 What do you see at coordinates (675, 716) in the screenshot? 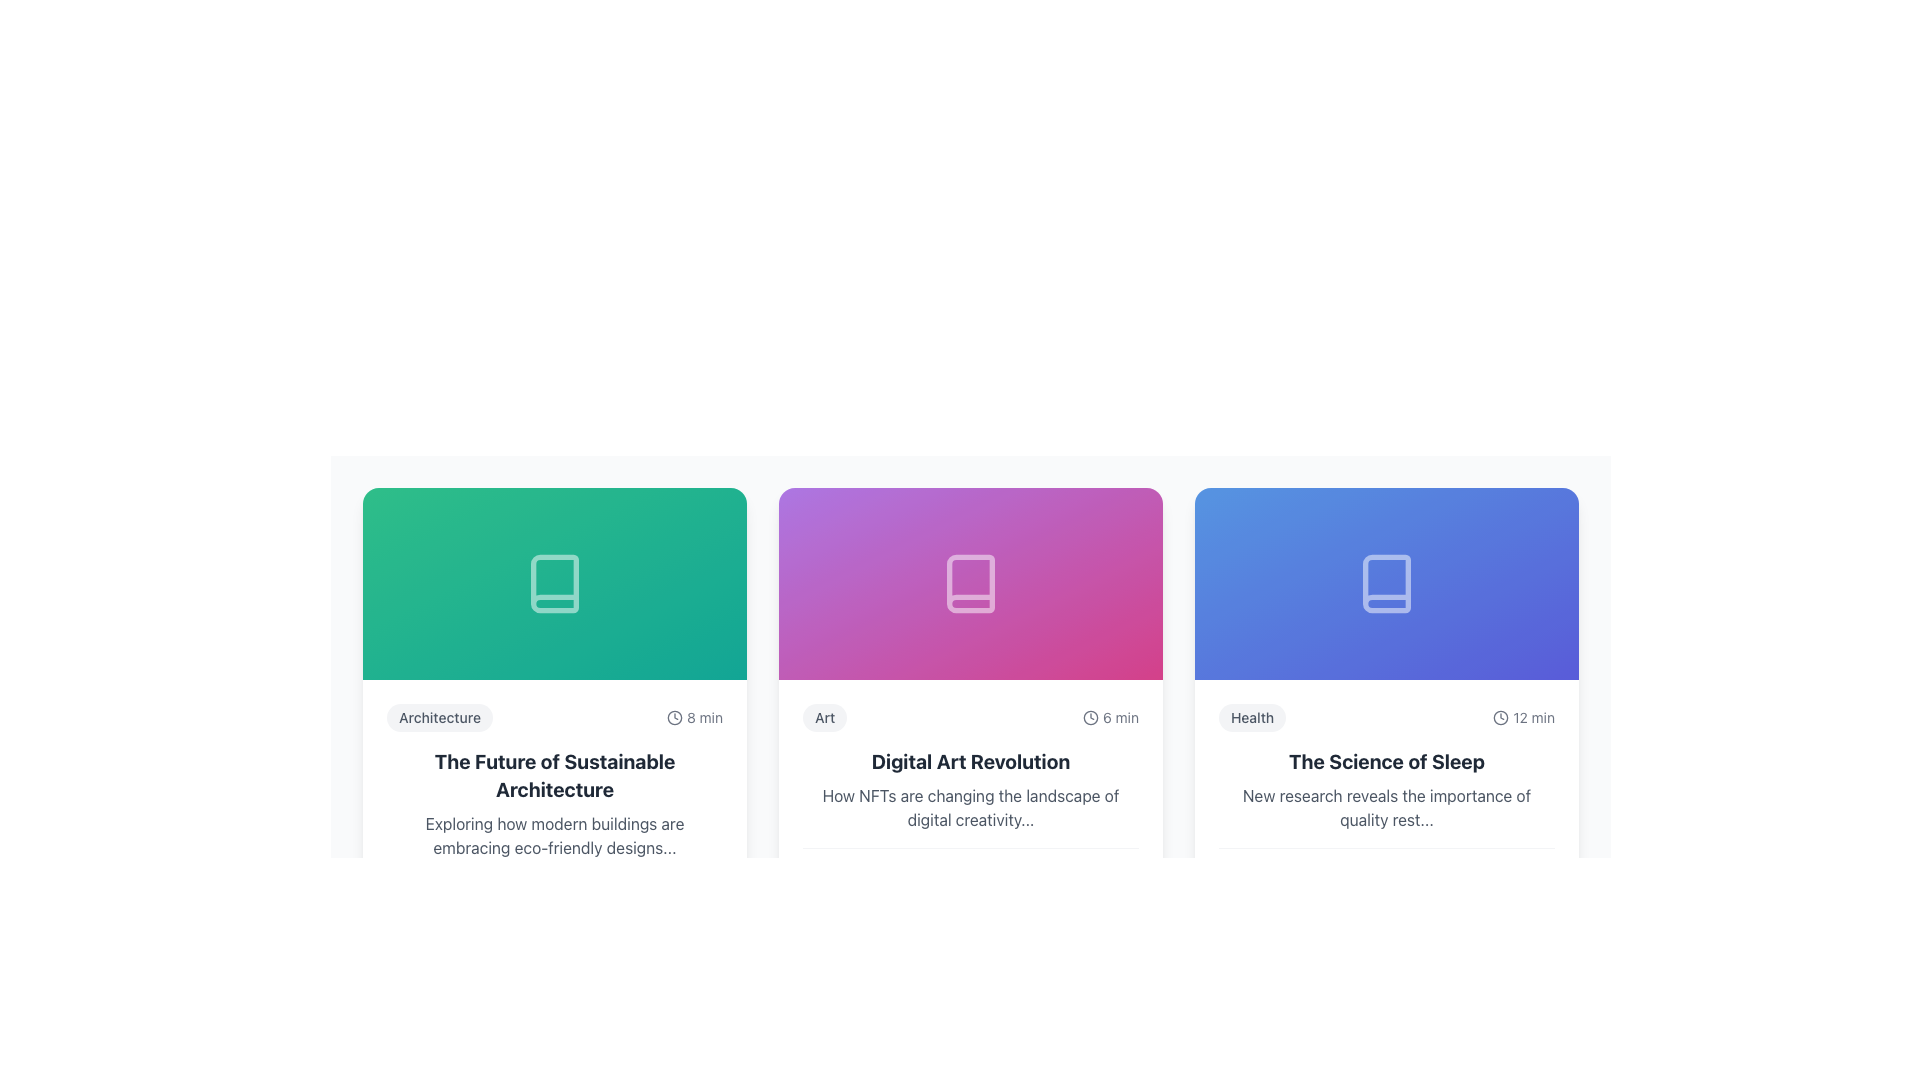
I see `the small circular clock icon located in the top-right section of the card, adjacent to the '8 min' text` at bounding box center [675, 716].